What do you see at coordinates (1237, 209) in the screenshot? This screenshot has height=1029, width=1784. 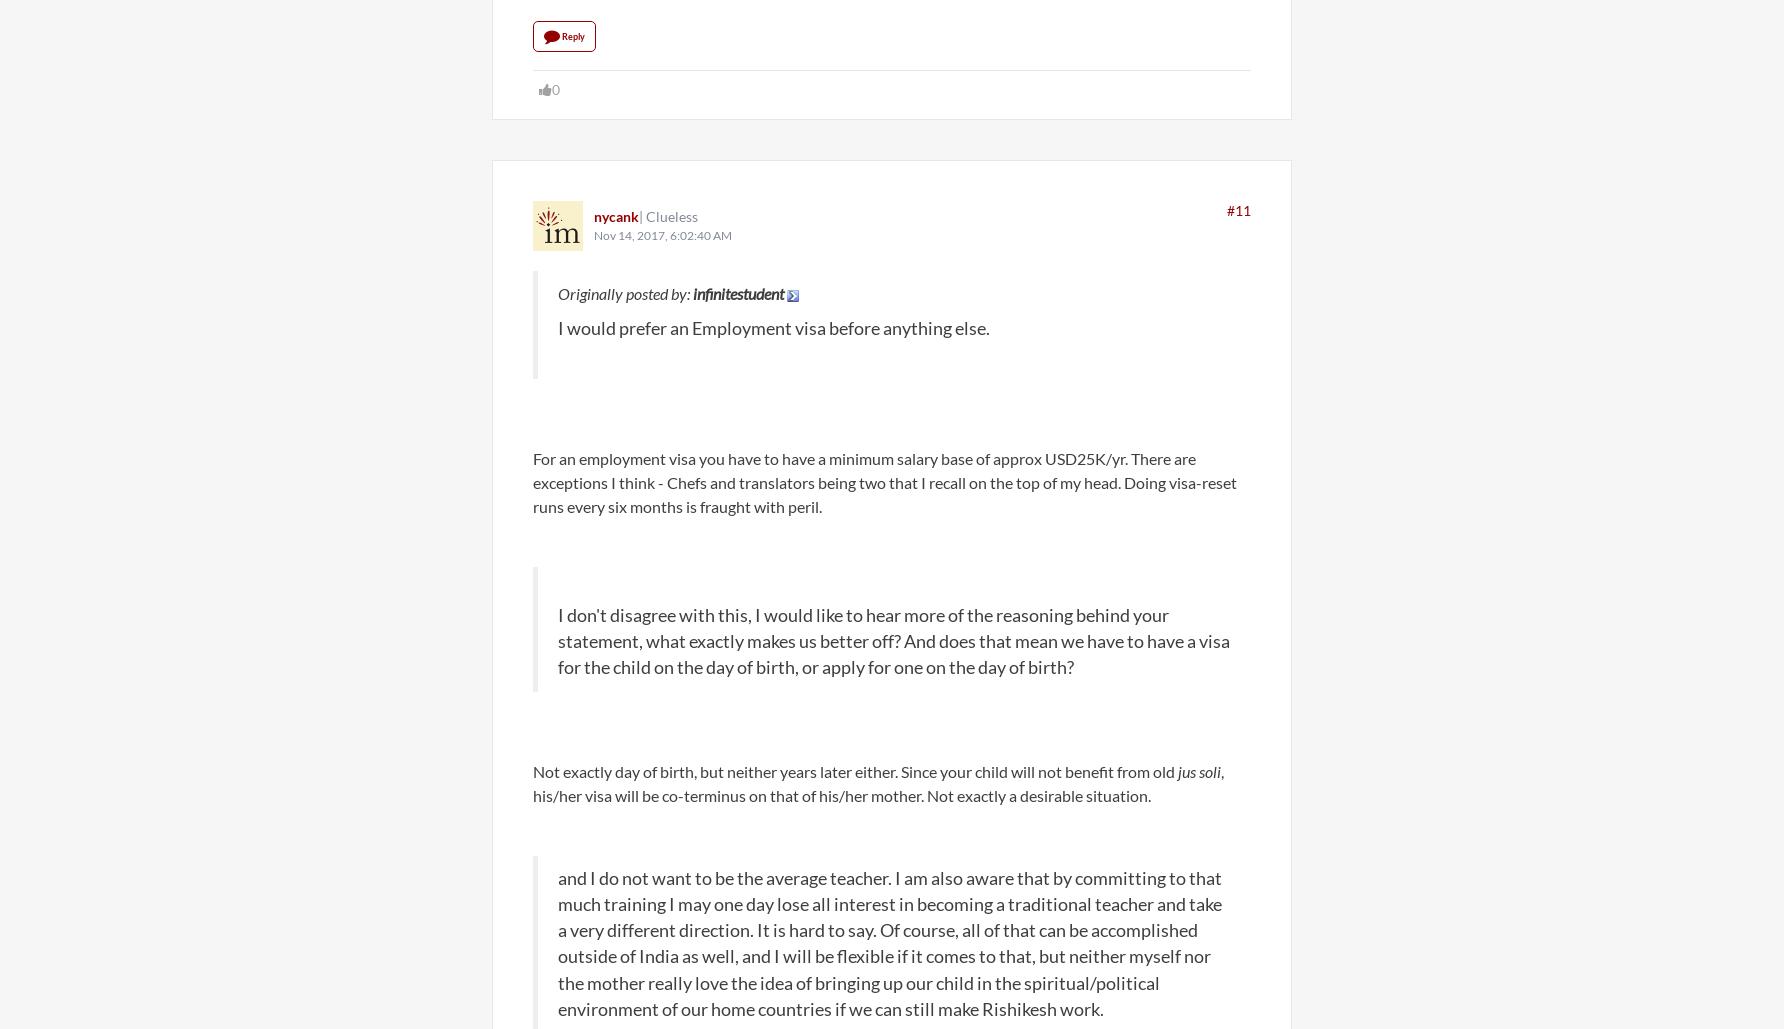 I see `'#11'` at bounding box center [1237, 209].